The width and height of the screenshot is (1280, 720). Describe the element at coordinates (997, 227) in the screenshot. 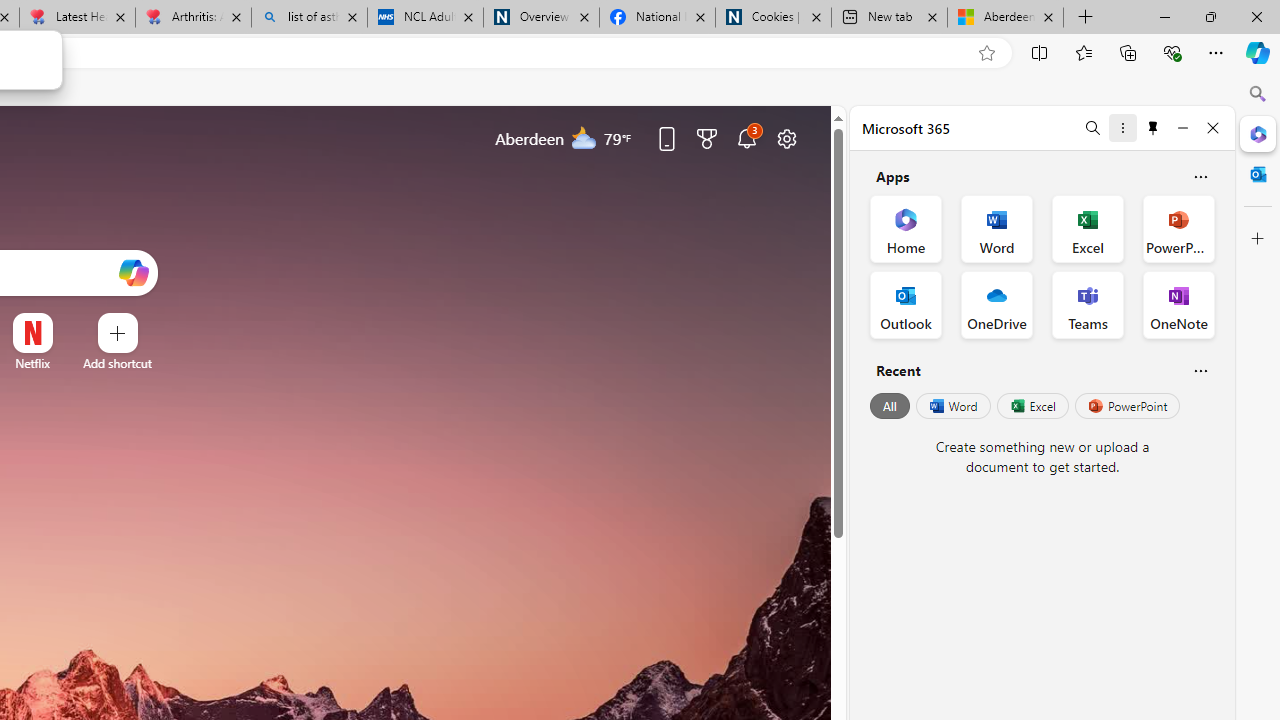

I see `'Word Office App'` at that location.